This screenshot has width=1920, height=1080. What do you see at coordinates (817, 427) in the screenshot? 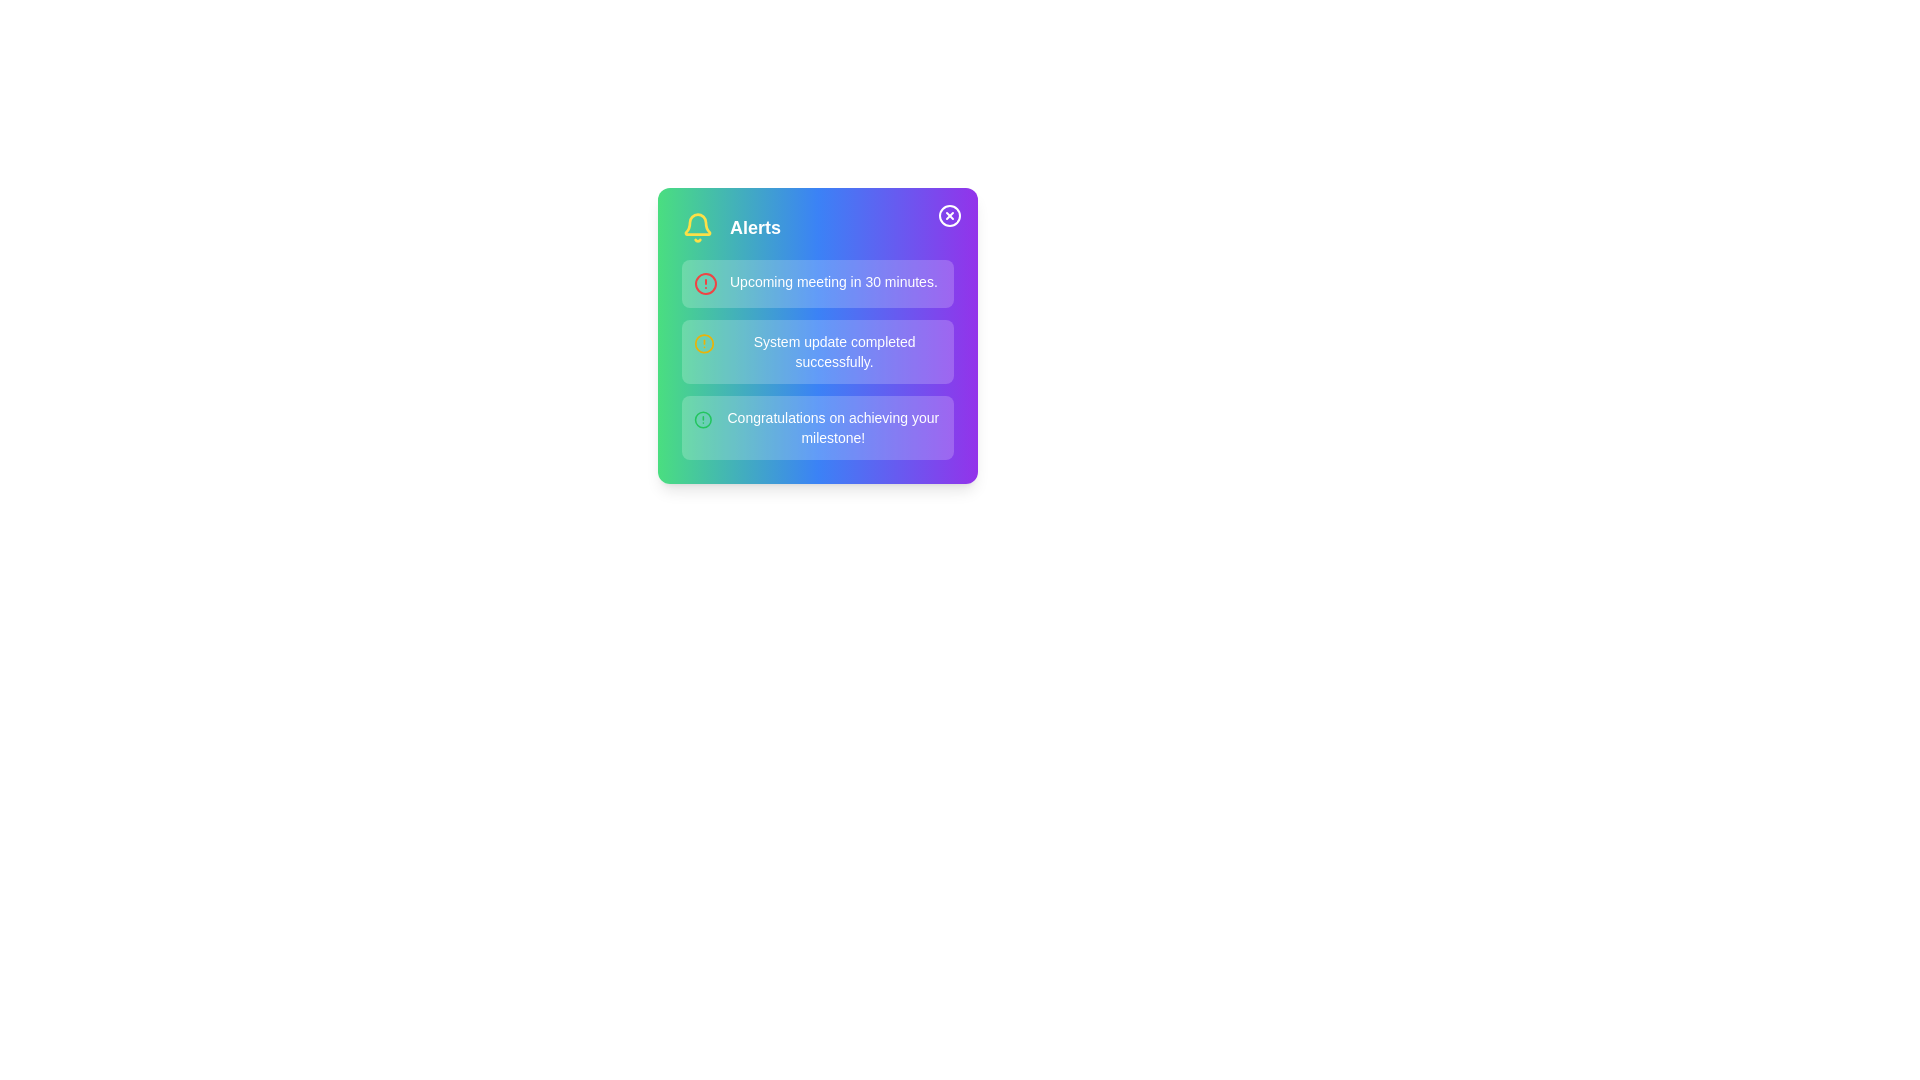
I see `the third notification in the 'Alerts' panel, which serves as a milestone notification and is designed for informational purposes` at bounding box center [817, 427].